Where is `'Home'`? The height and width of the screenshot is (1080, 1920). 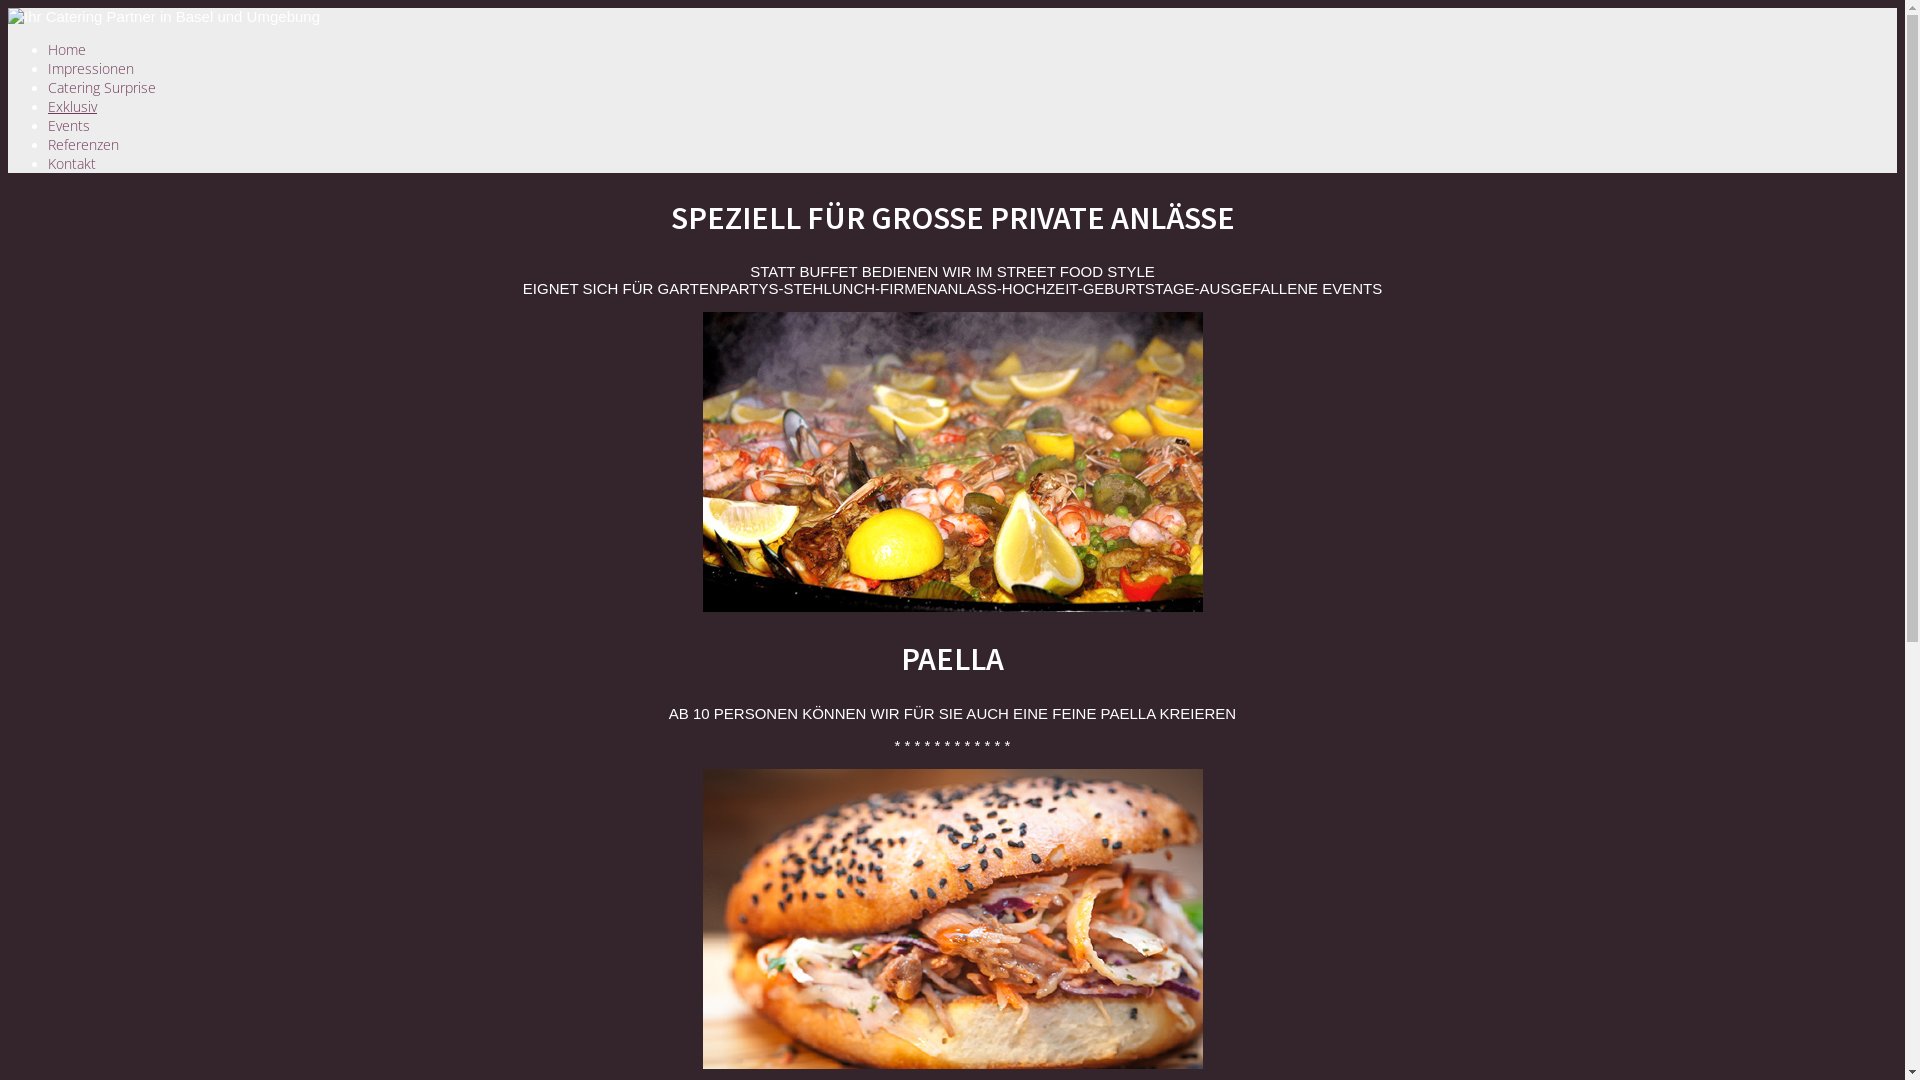
'Home' is located at coordinates (48, 48).